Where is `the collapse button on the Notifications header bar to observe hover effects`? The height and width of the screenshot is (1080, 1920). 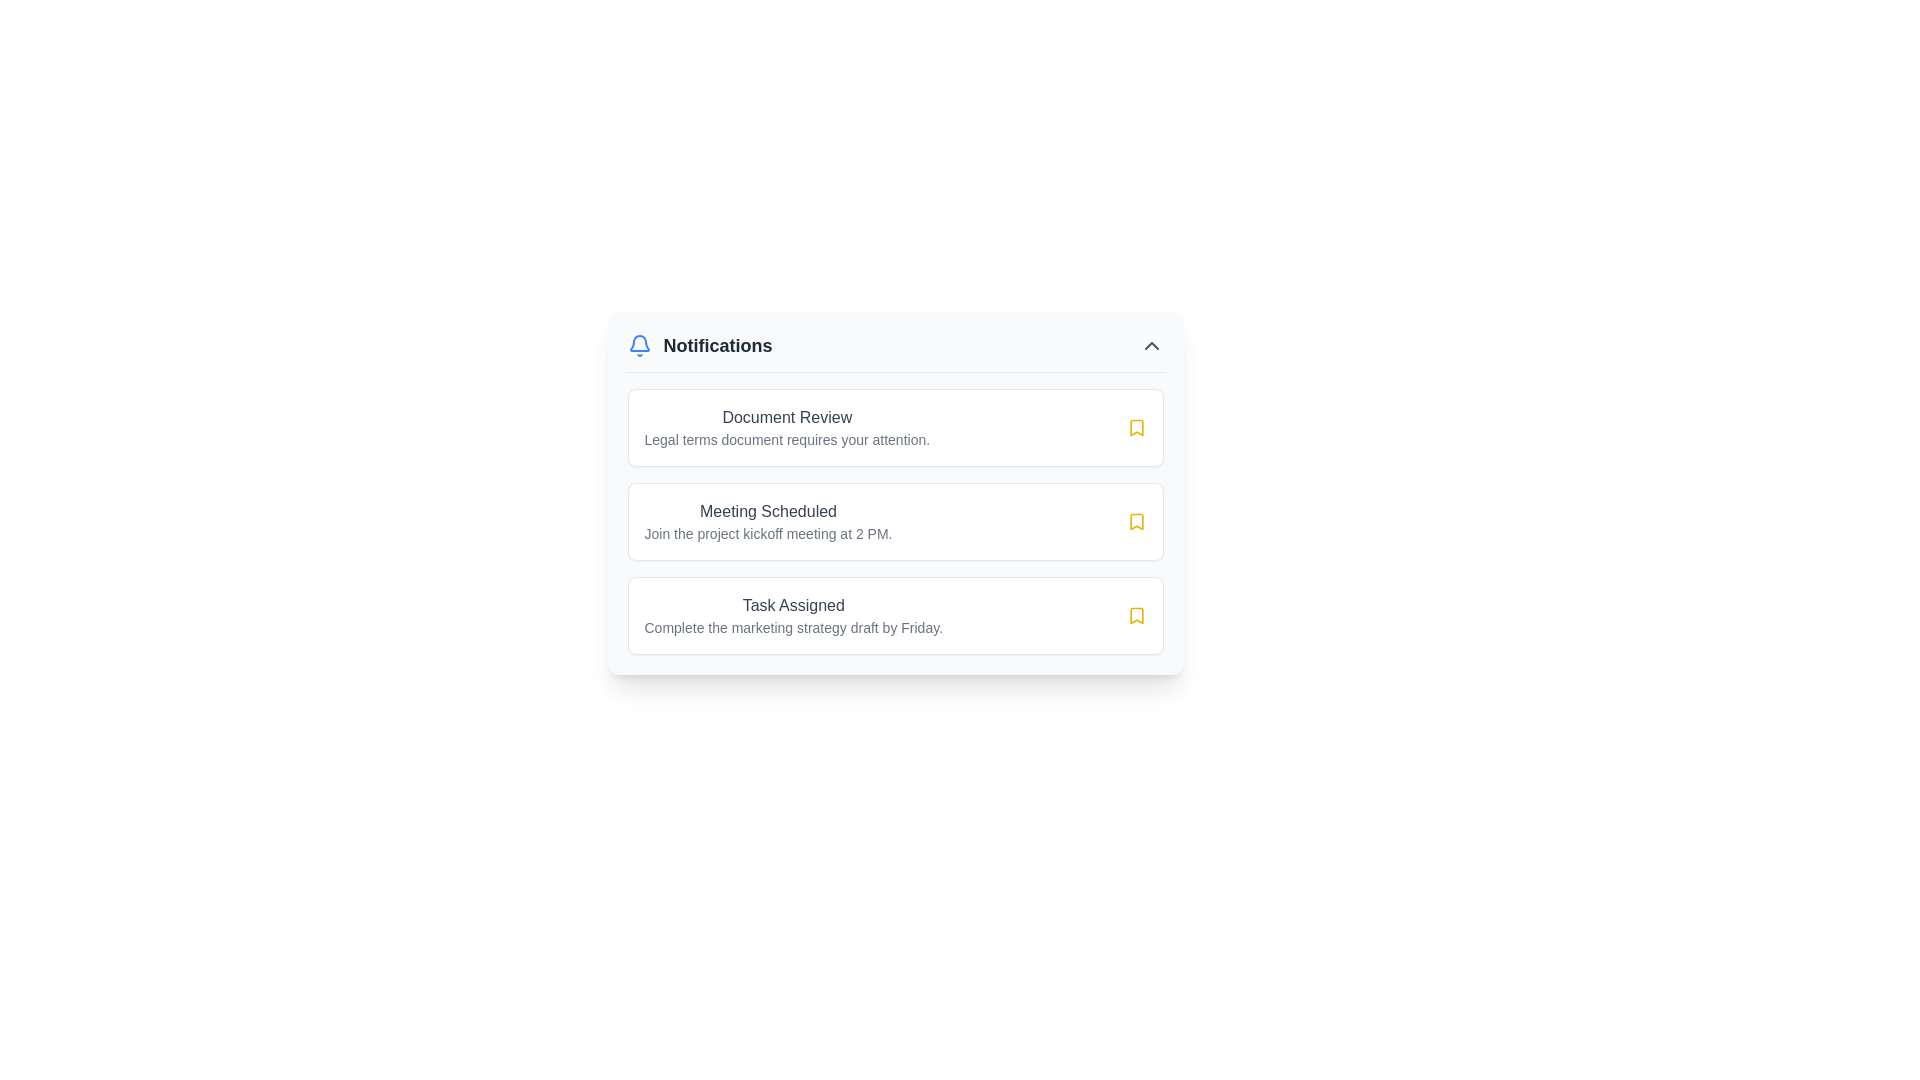
the collapse button on the Notifications header bar to observe hover effects is located at coordinates (1151, 345).